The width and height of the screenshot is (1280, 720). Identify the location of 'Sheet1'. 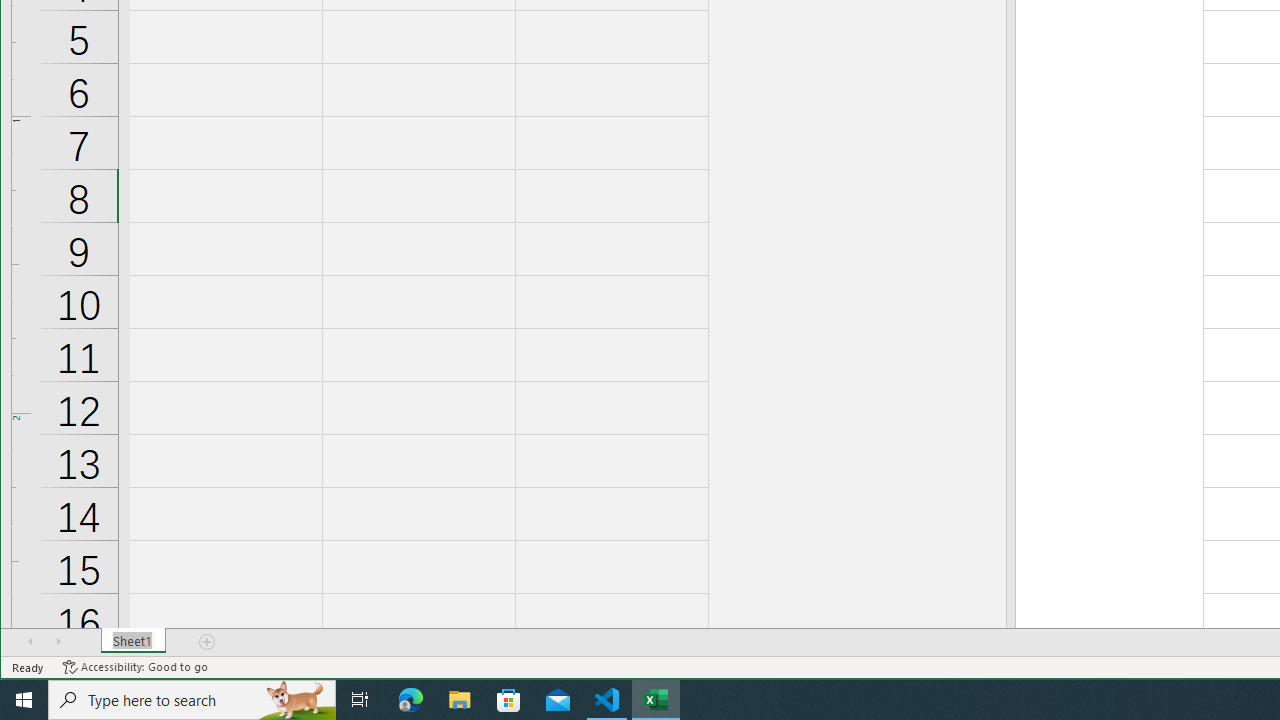
(132, 641).